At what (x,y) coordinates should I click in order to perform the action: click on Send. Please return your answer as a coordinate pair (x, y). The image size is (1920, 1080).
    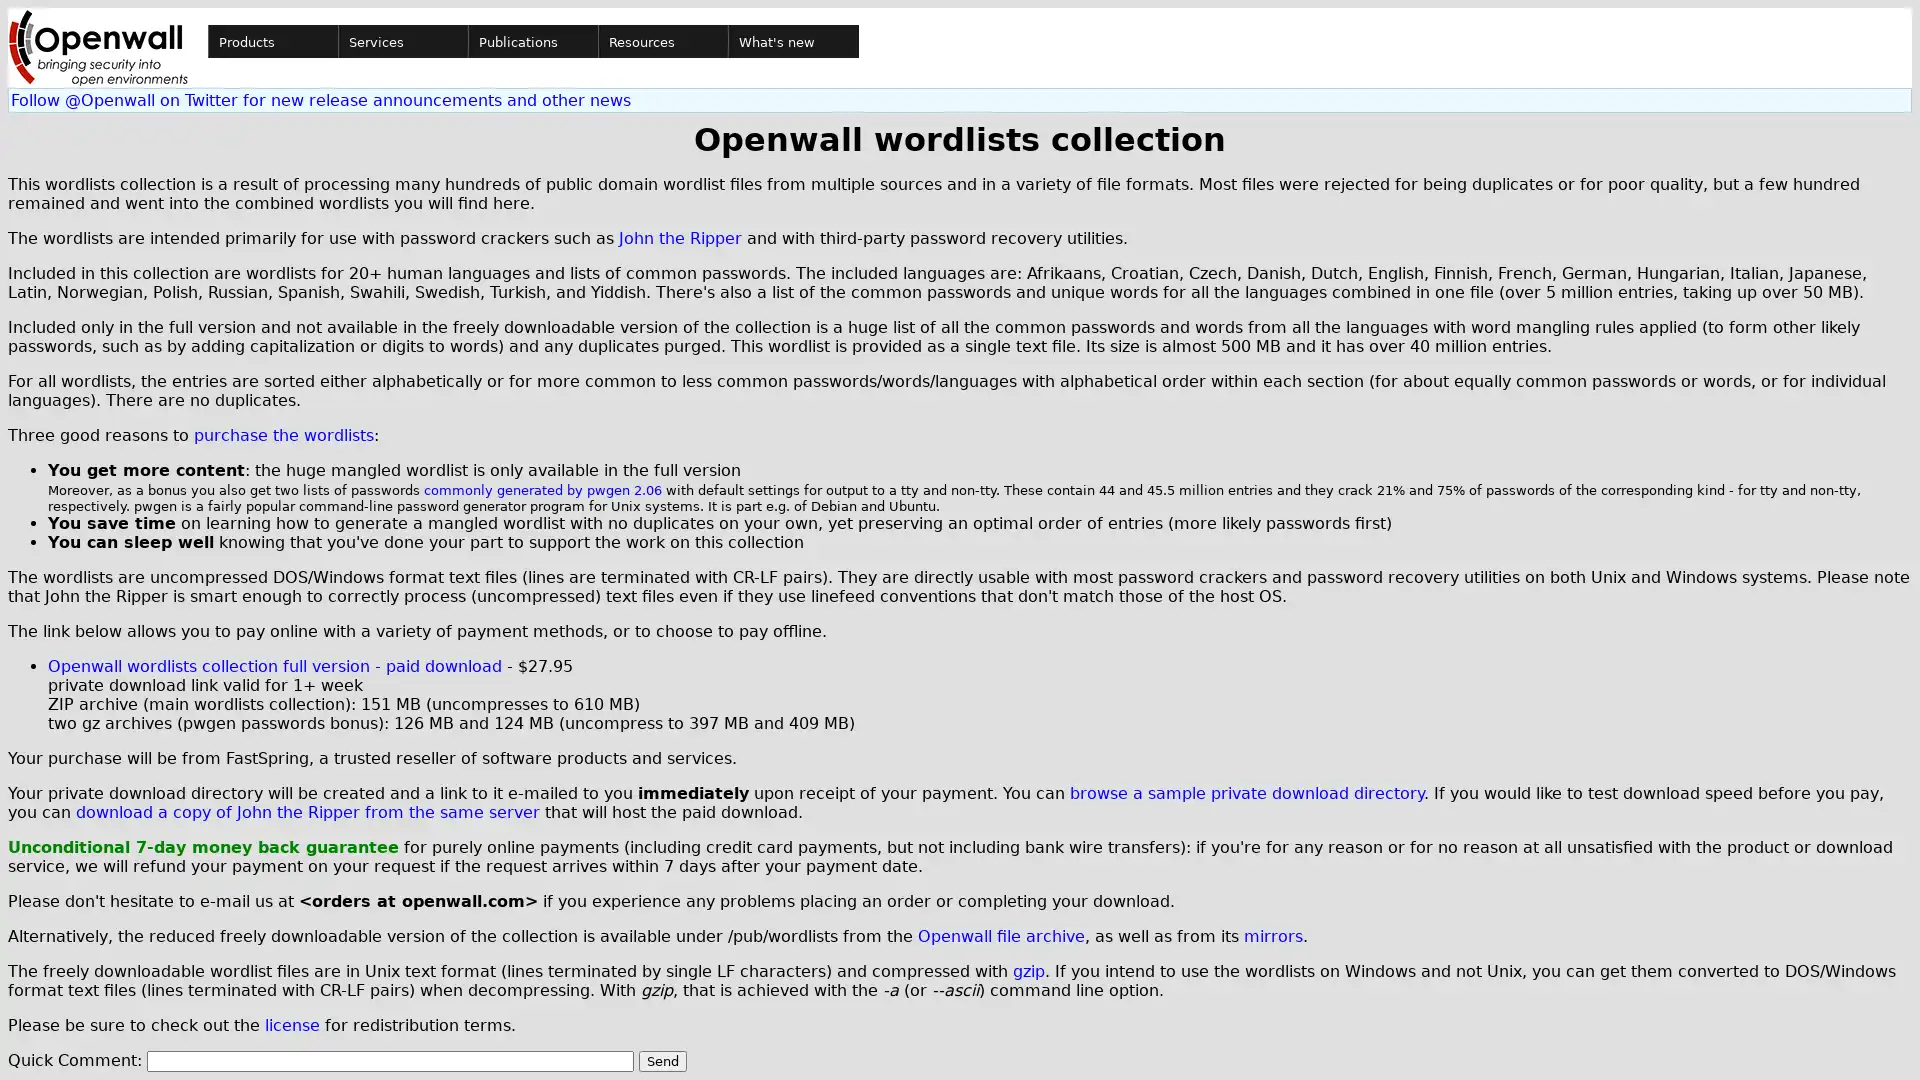
    Looking at the image, I should click on (662, 1060).